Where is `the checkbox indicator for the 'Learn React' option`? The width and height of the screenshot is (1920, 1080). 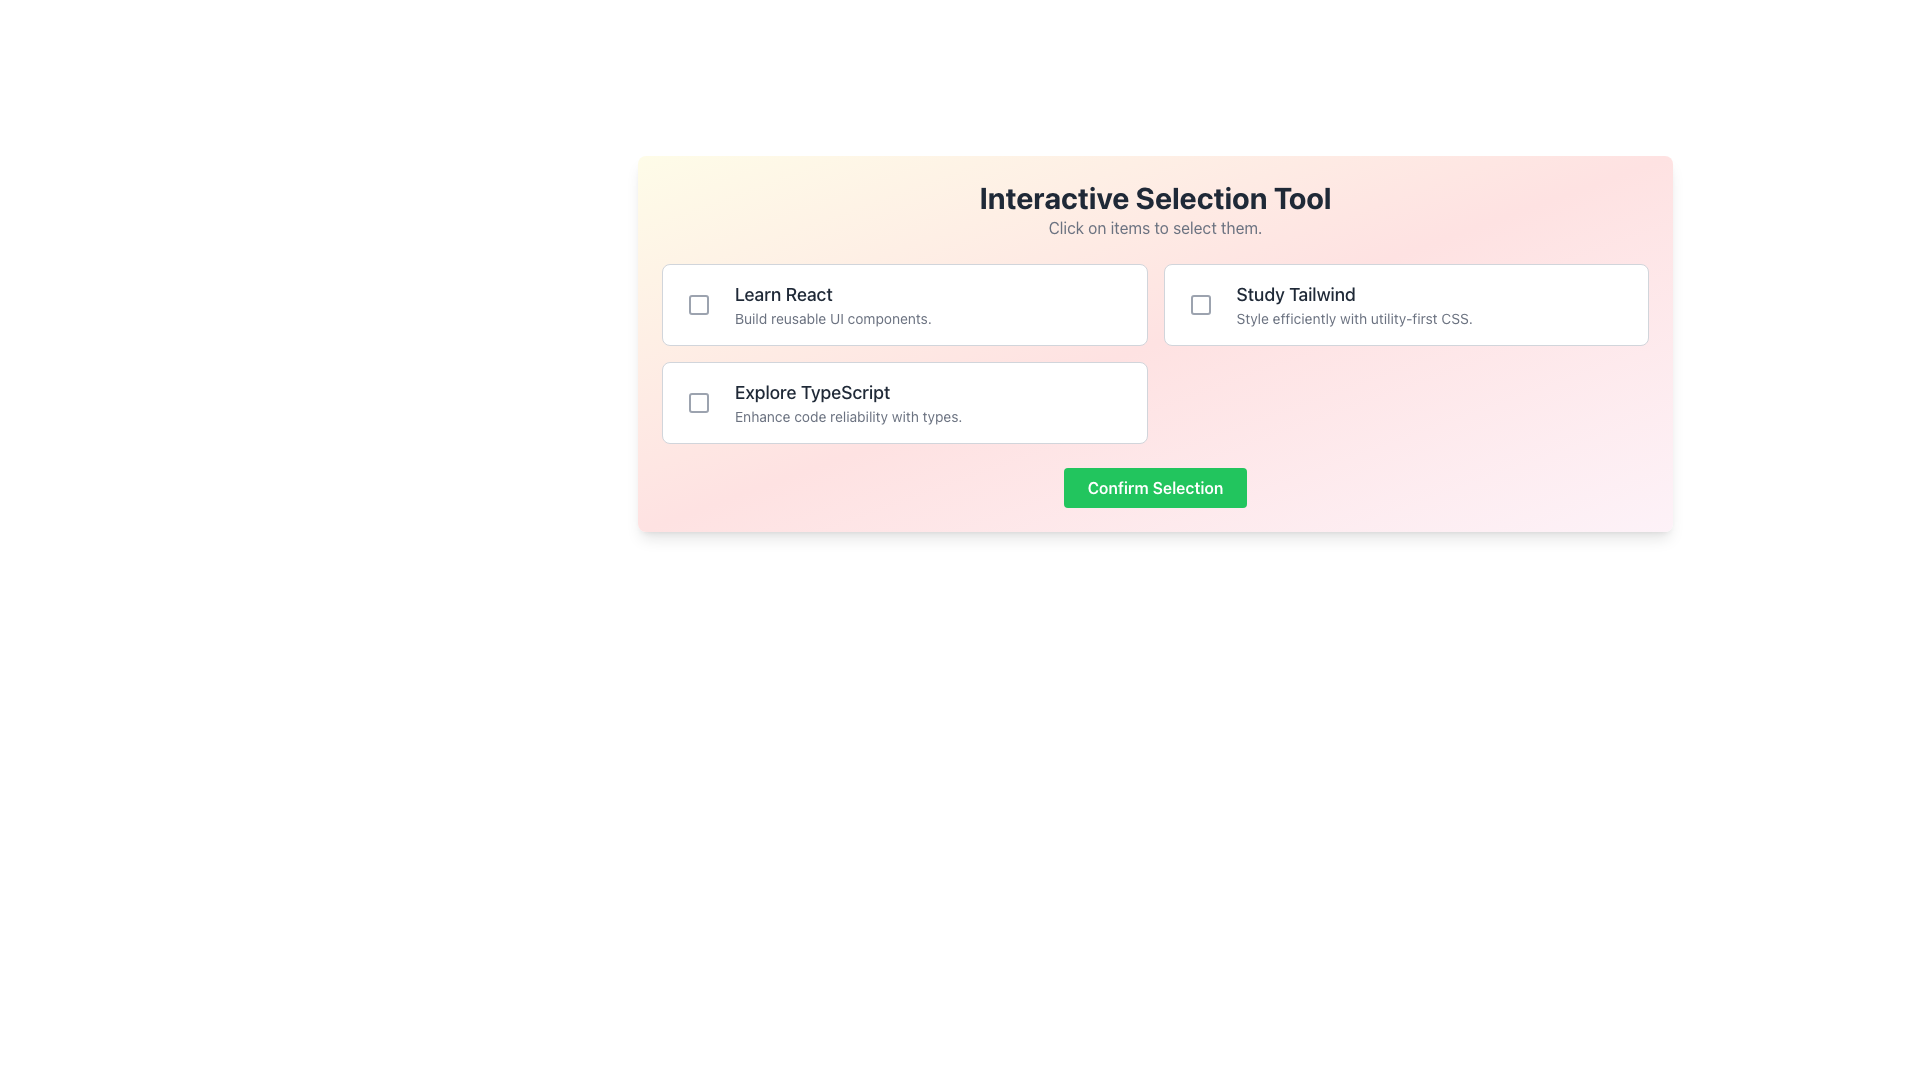 the checkbox indicator for the 'Learn React' option is located at coordinates (699, 304).